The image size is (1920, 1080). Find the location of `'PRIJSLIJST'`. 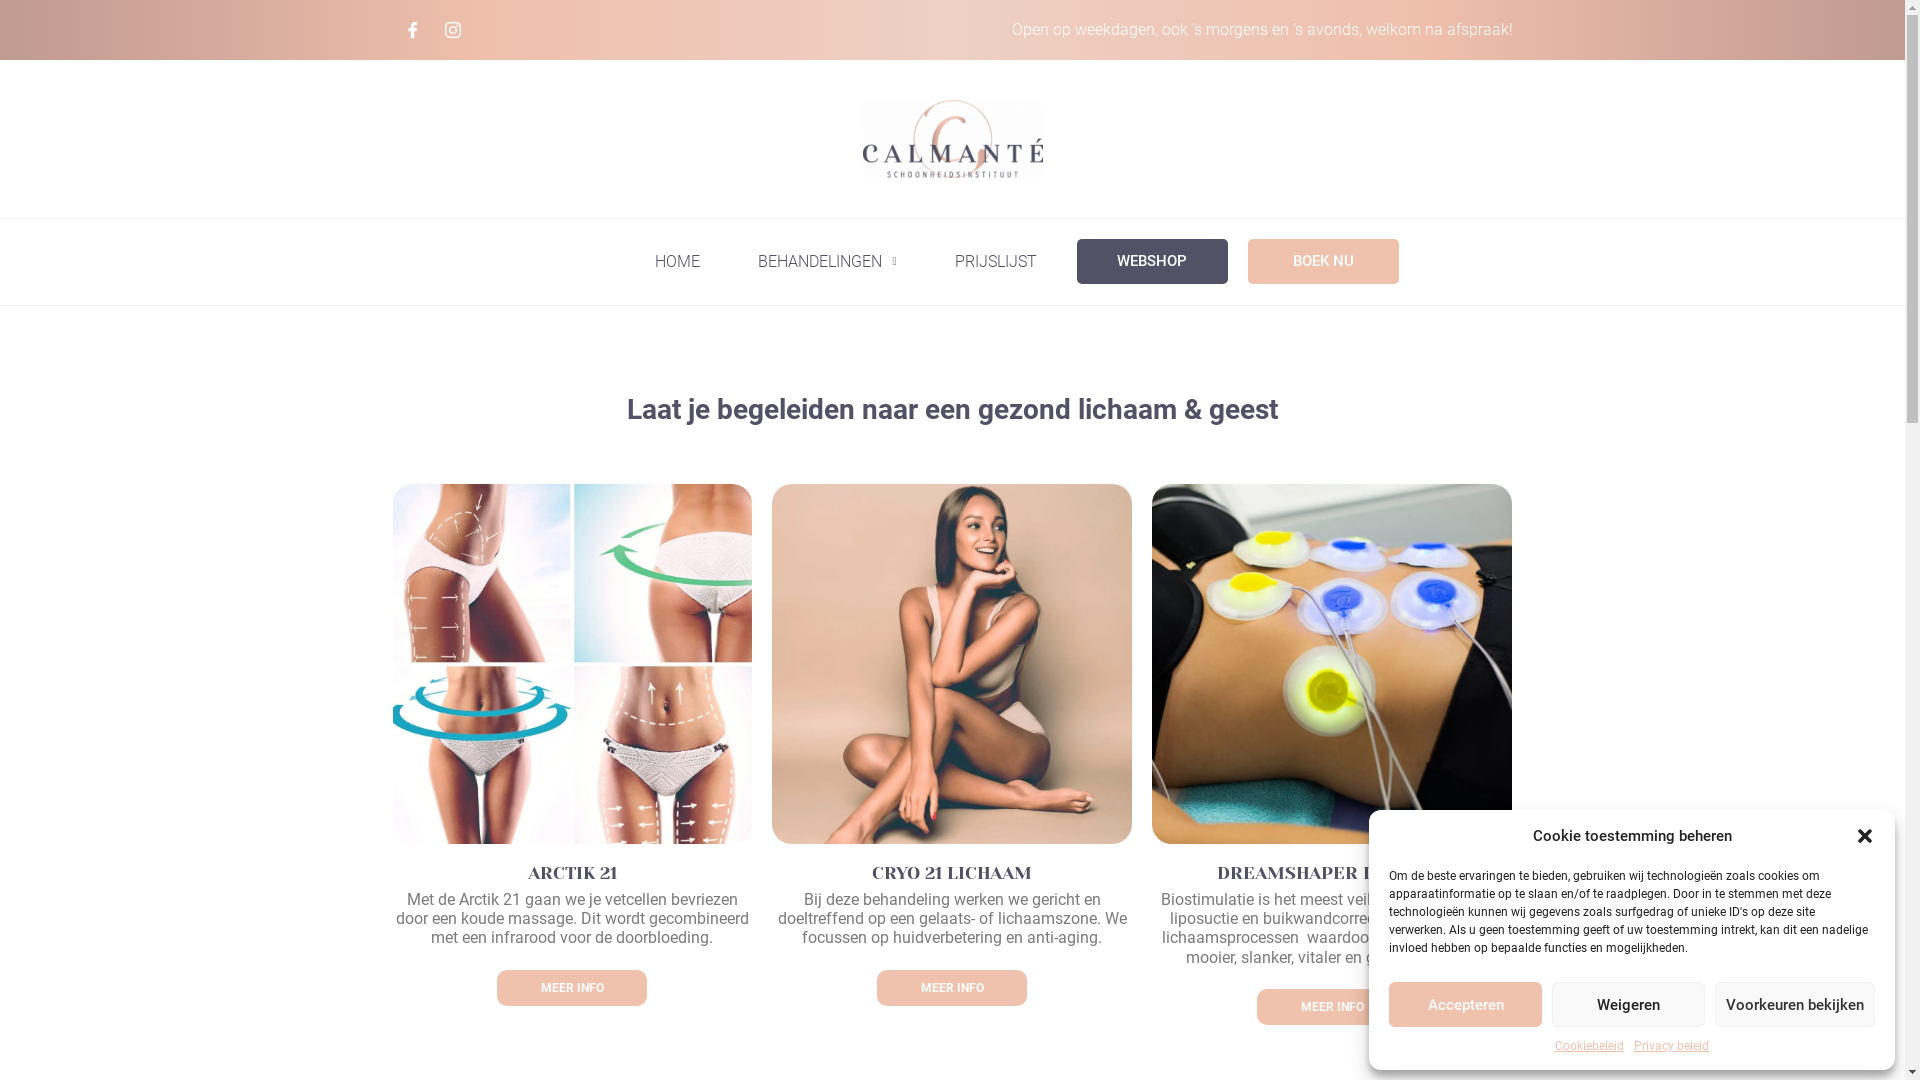

'PRIJSLIJST' is located at coordinates (994, 261).